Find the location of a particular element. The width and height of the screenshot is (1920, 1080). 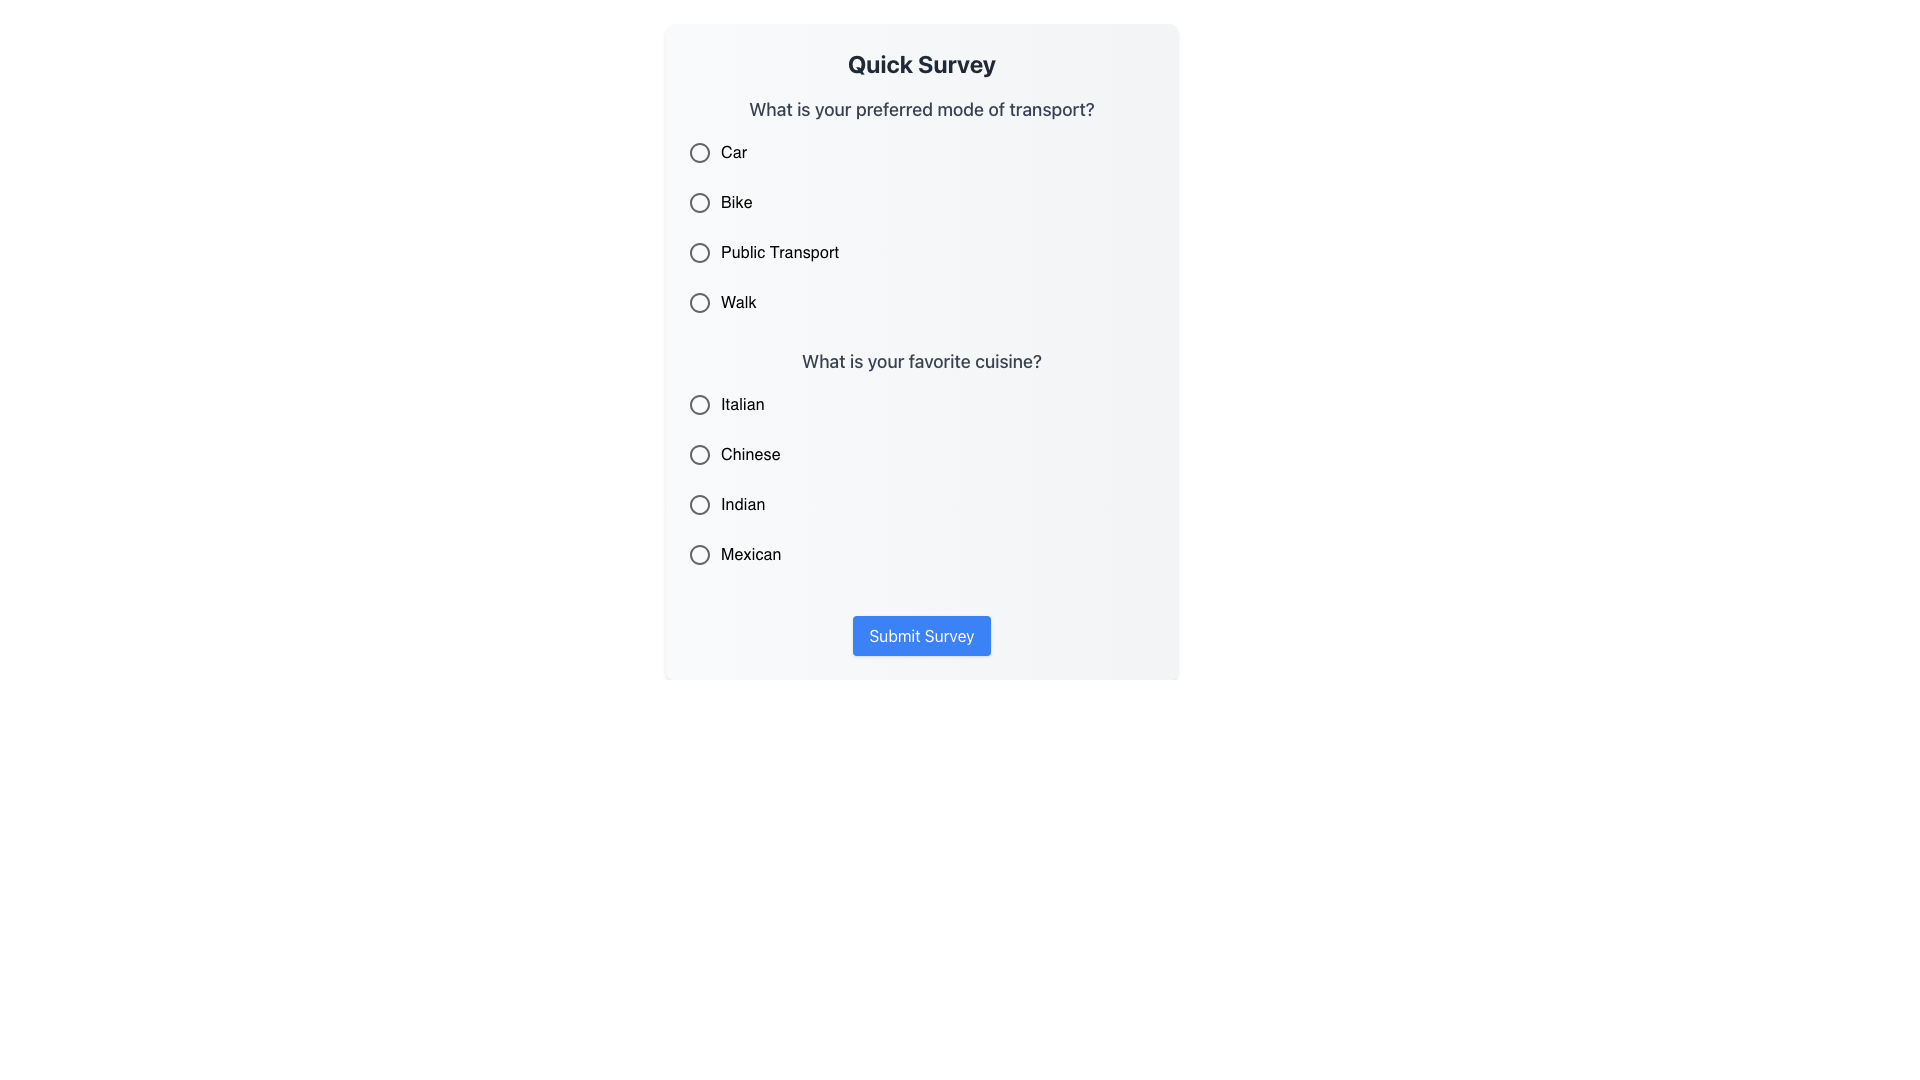

the radio button in the Radio Button Group below the question 'What is your favorite cuisine?' is located at coordinates (920, 475).